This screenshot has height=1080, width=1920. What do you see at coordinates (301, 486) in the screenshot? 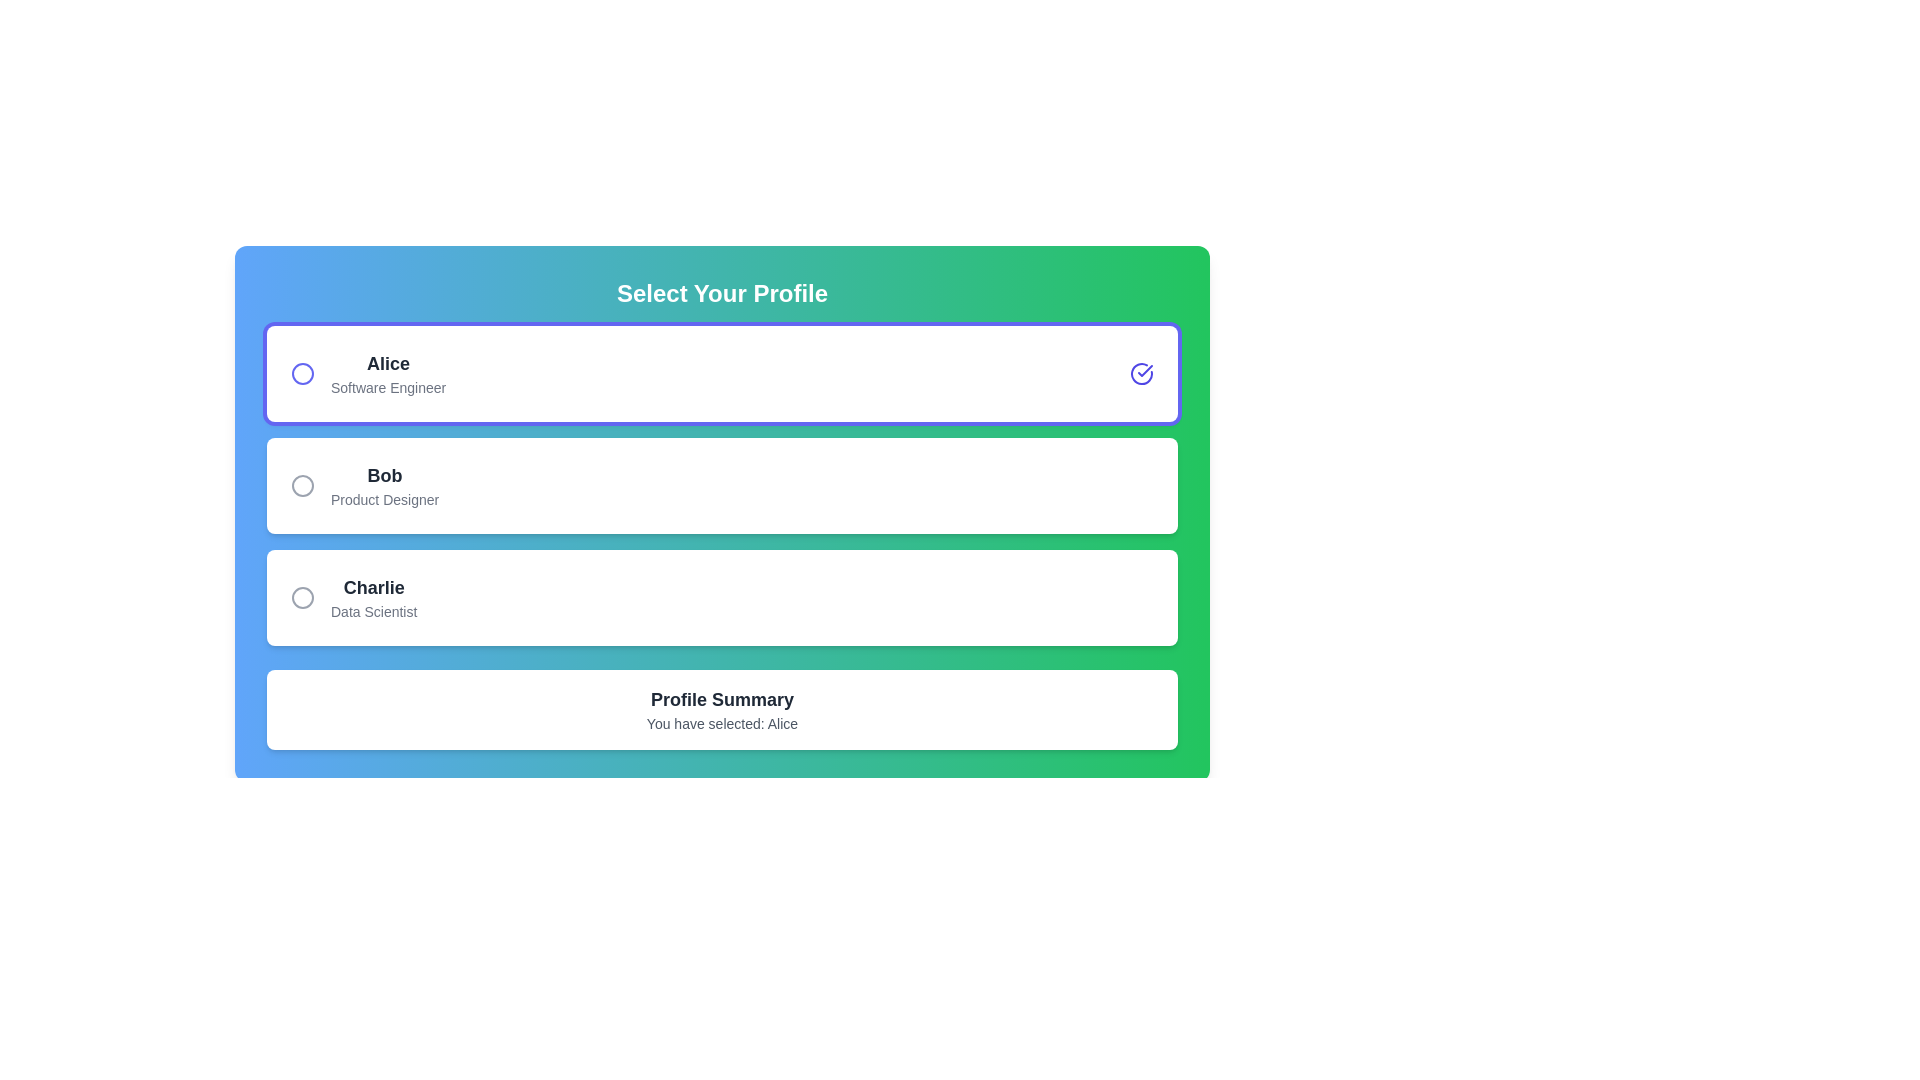
I see `the radio button for the profile selection of 'Bob - Product Designer'` at bounding box center [301, 486].